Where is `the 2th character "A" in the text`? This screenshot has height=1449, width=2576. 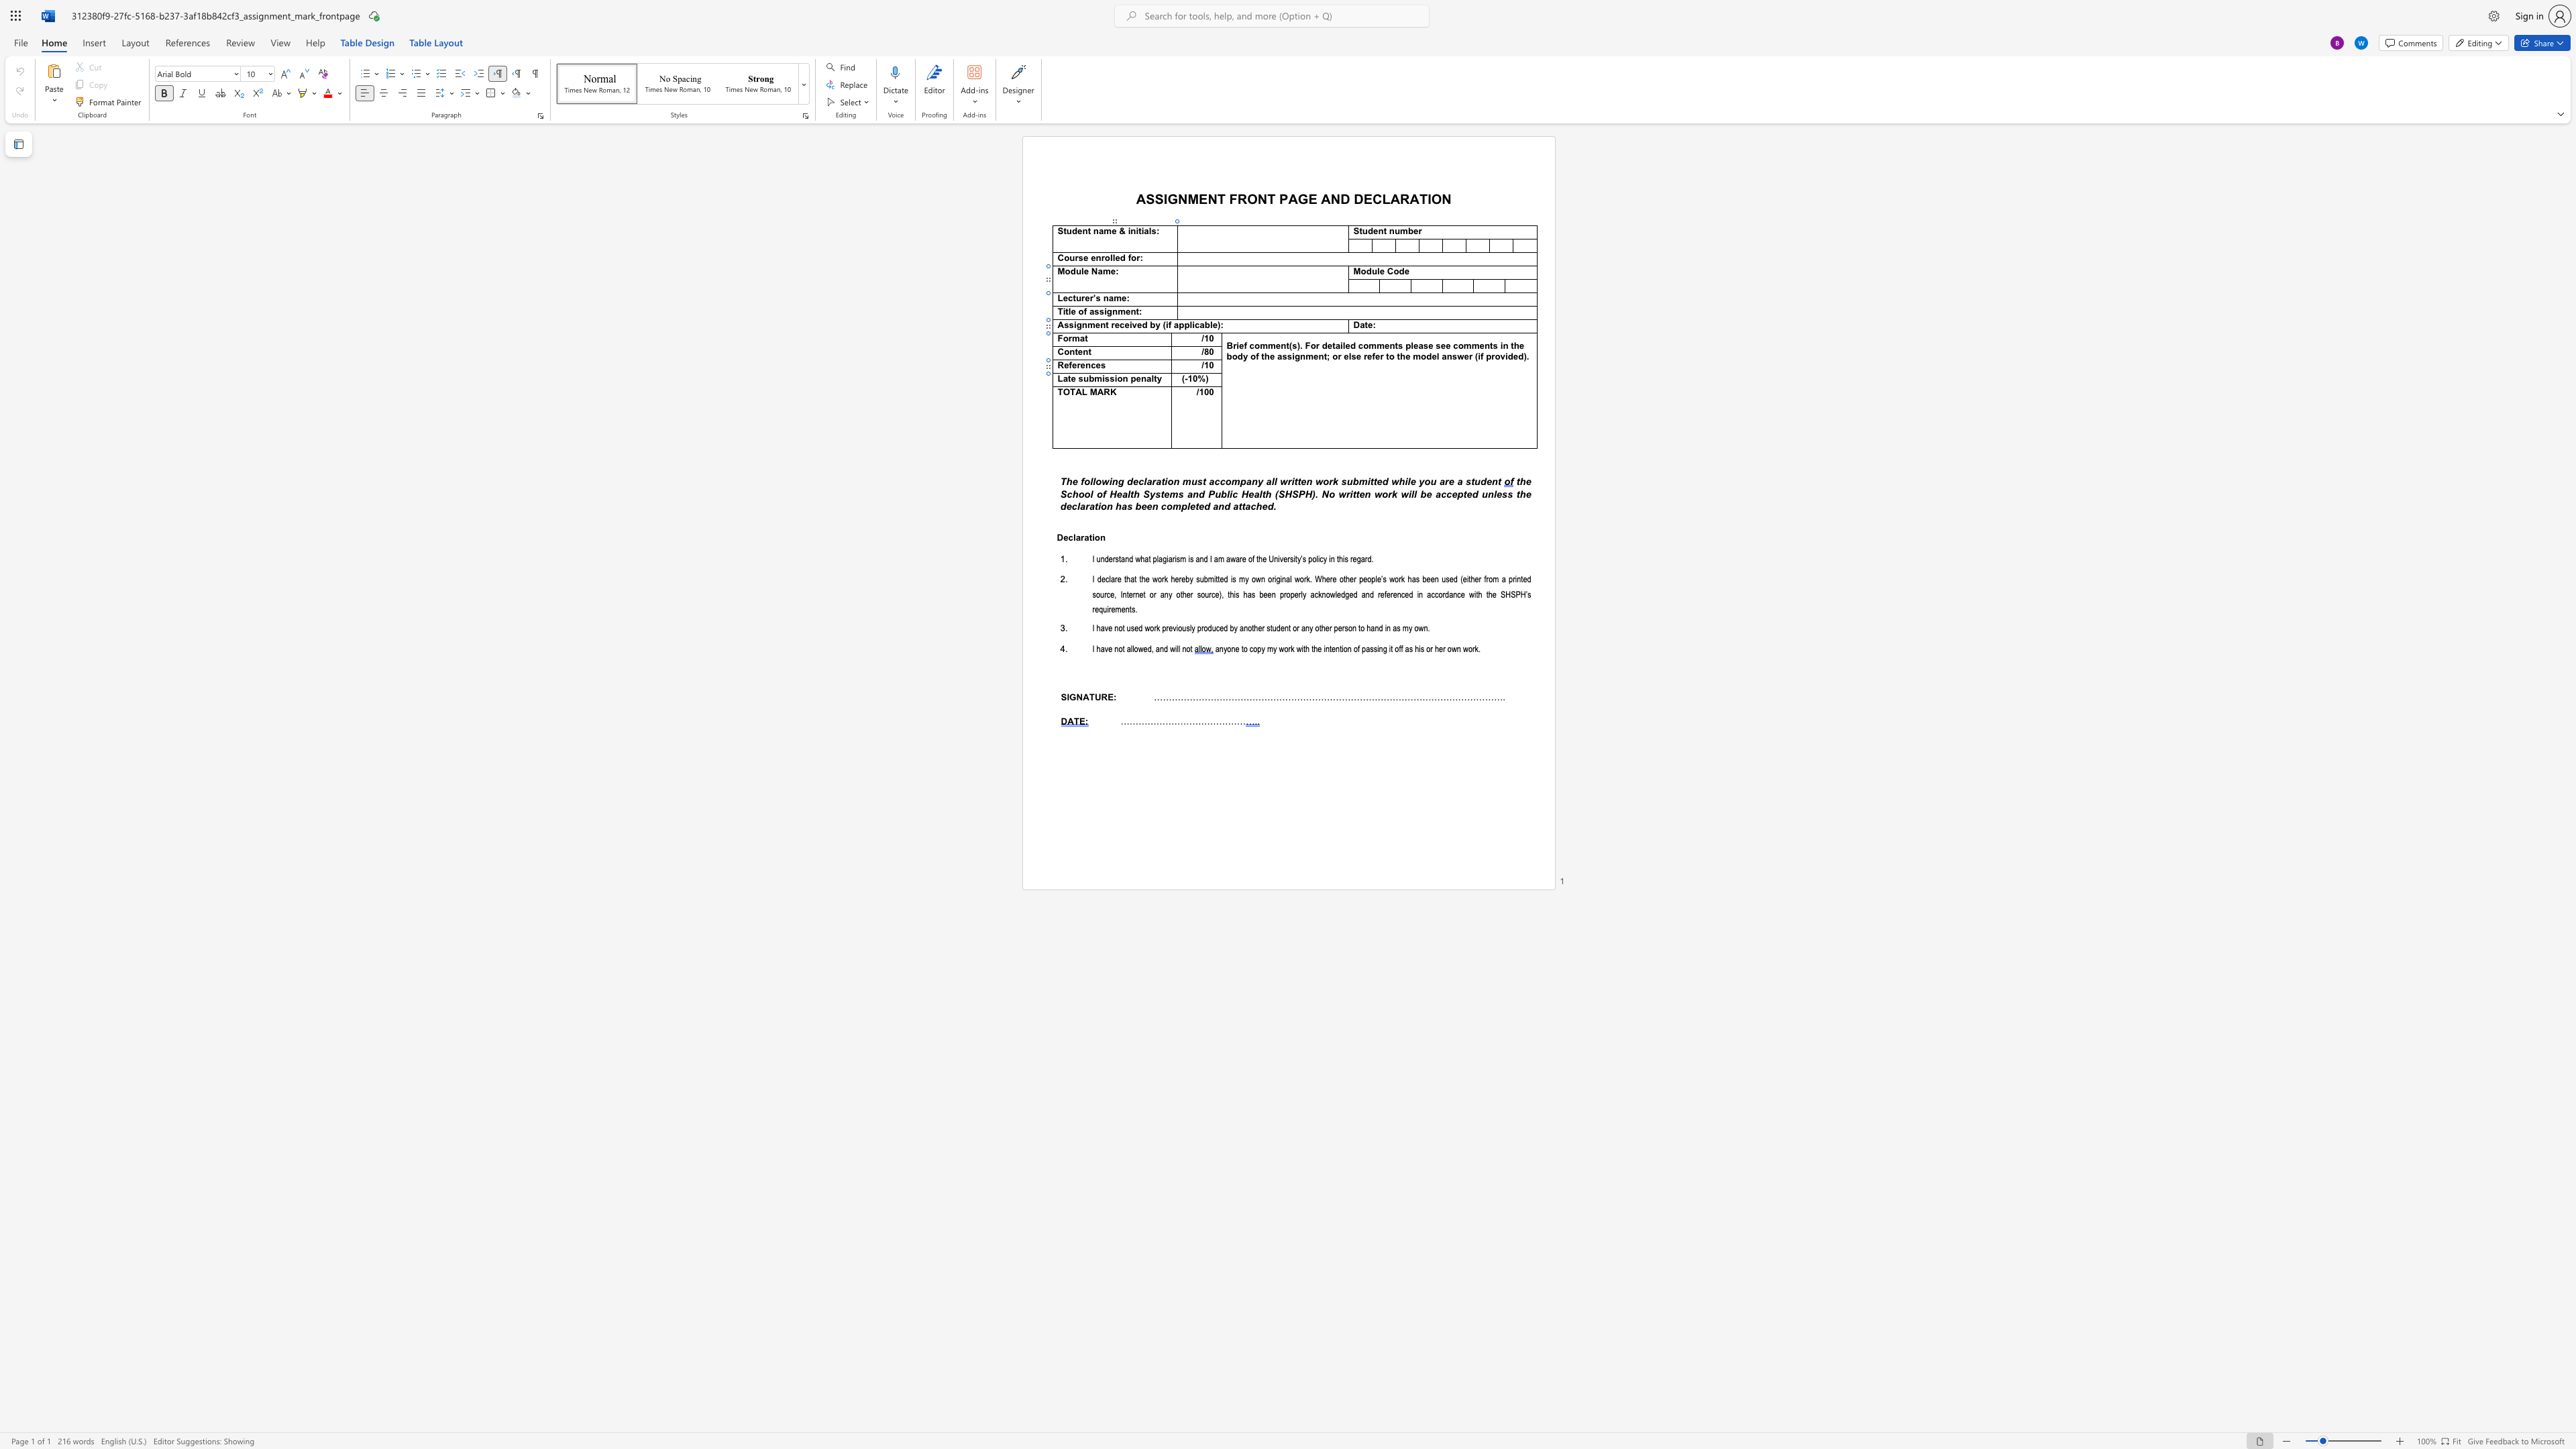 the 2th character "A" in the text is located at coordinates (1100, 391).